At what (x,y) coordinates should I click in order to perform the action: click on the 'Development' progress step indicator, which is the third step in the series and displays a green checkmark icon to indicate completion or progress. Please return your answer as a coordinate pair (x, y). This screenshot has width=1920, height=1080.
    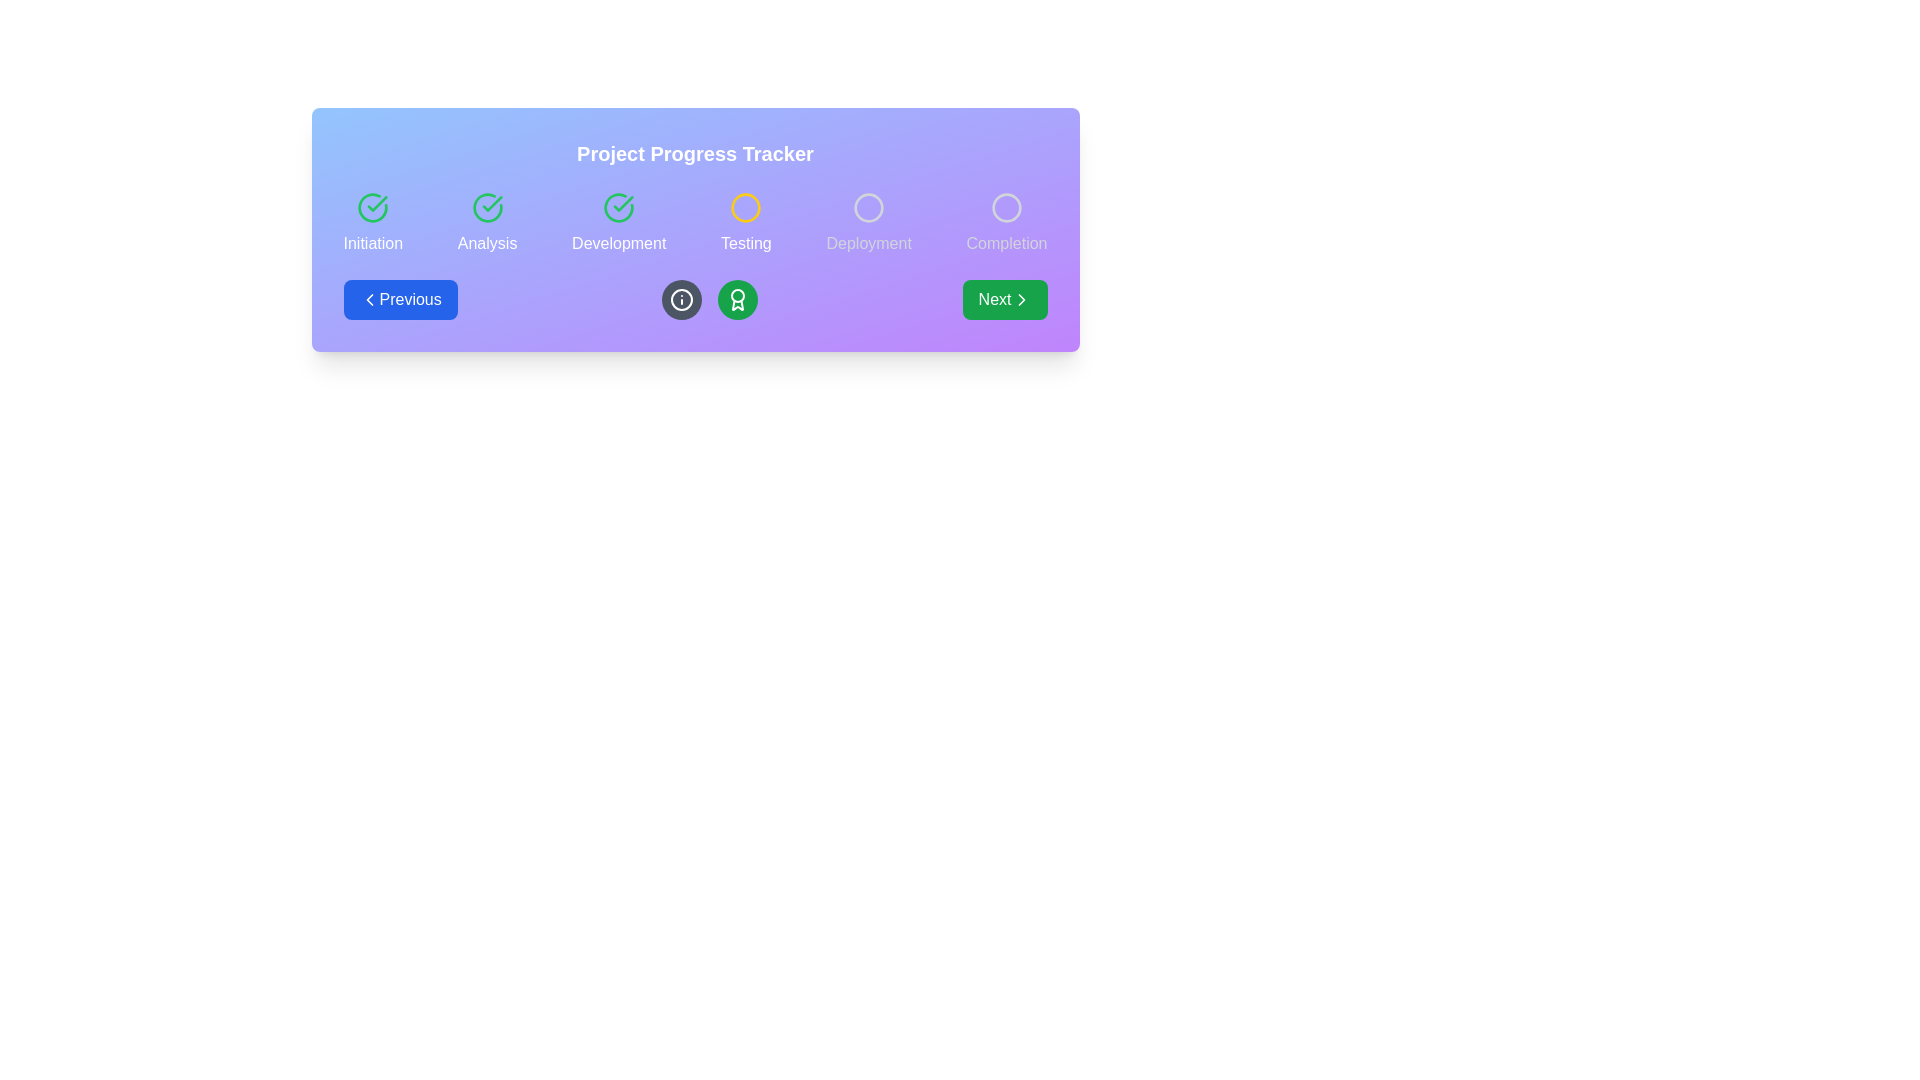
    Looking at the image, I should click on (618, 223).